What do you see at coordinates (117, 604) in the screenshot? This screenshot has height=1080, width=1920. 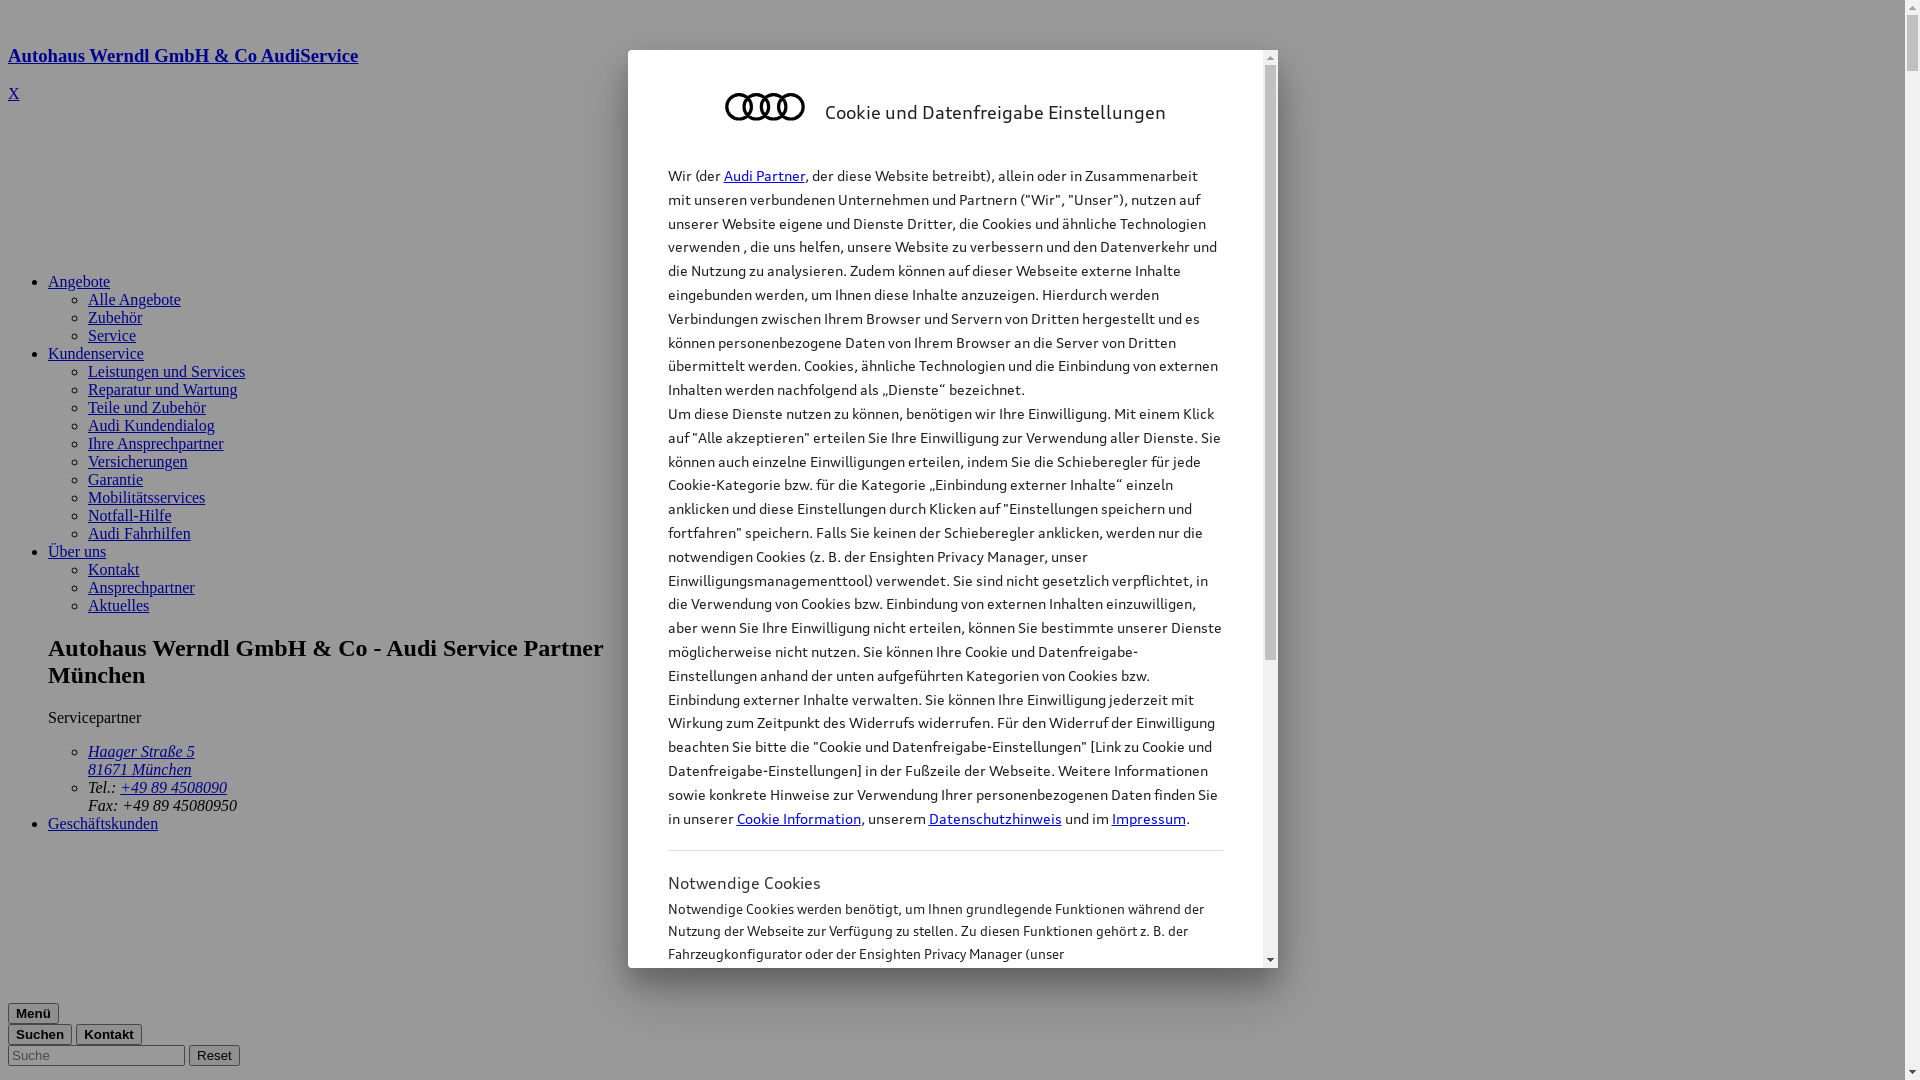 I see `'Aktuelles'` at bounding box center [117, 604].